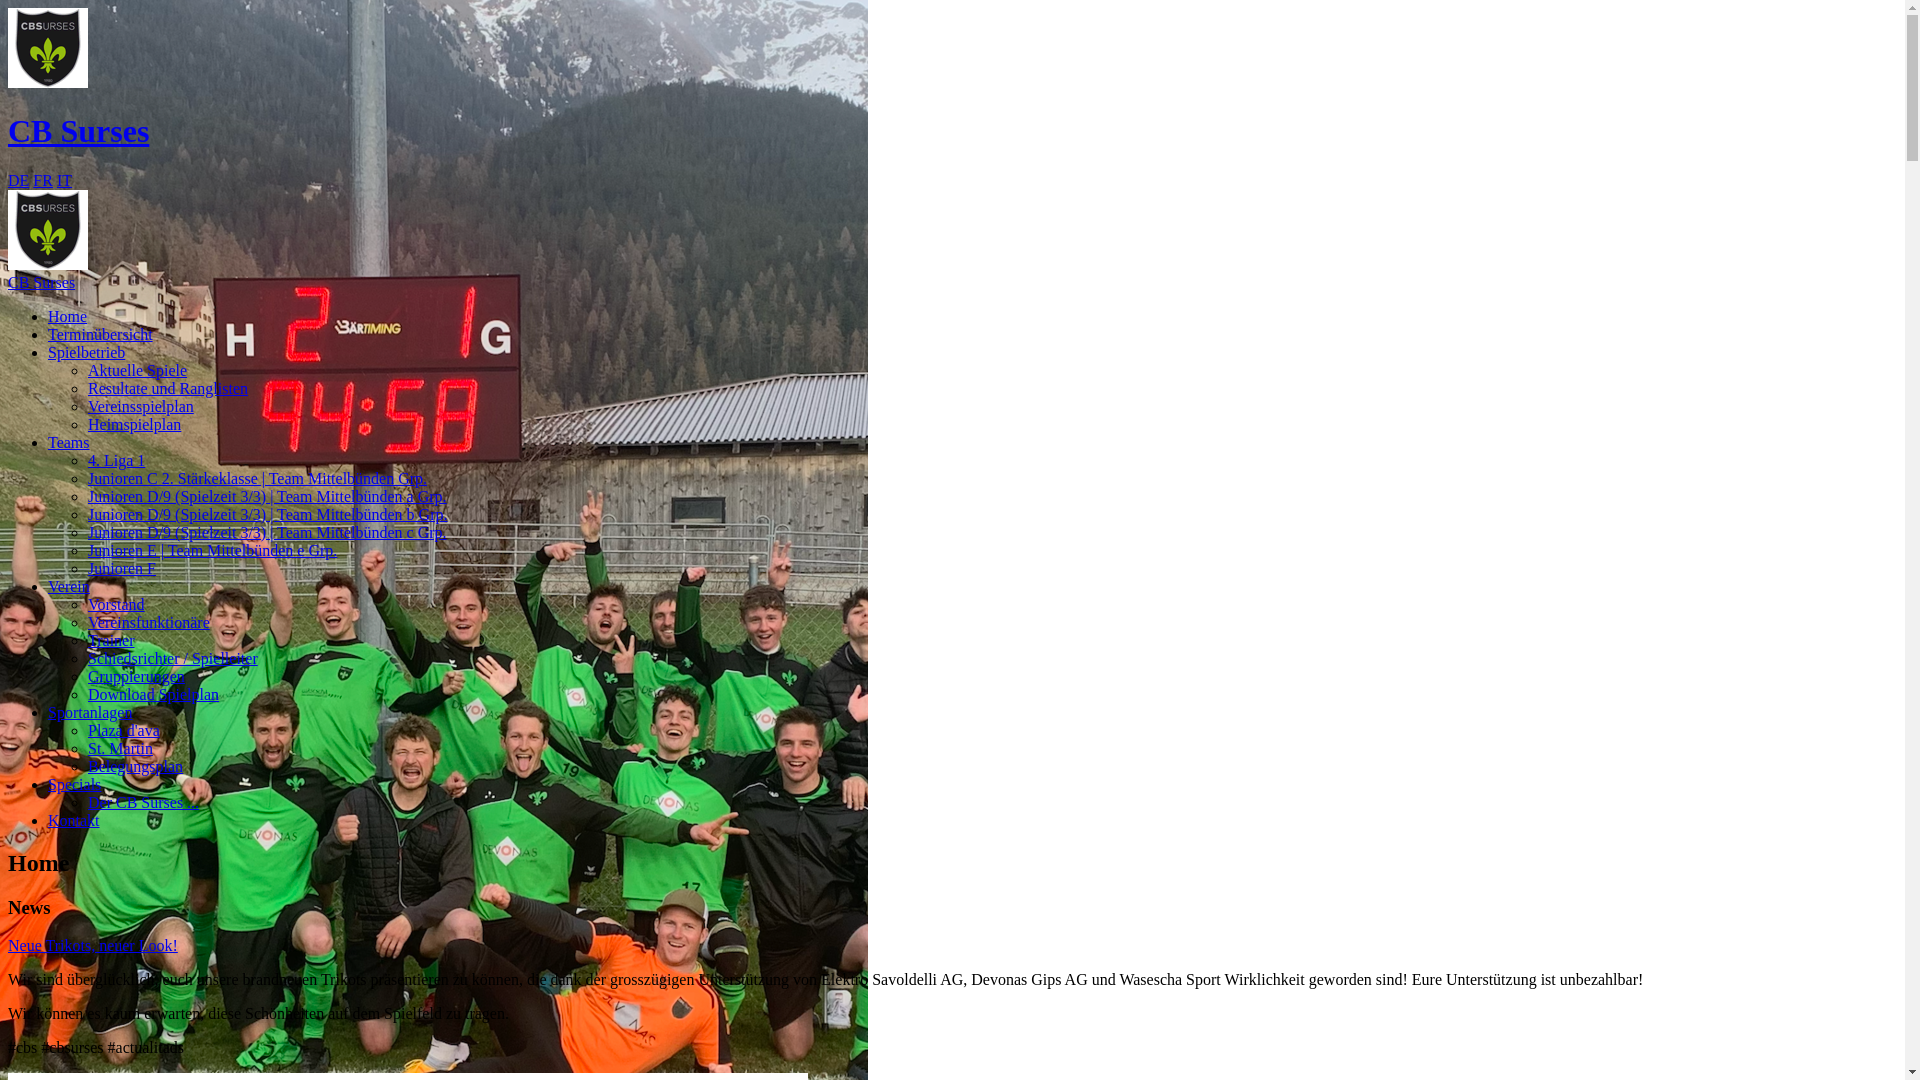 The width and height of the screenshot is (1920, 1080). I want to click on 'Sportanlagen', so click(48, 711).